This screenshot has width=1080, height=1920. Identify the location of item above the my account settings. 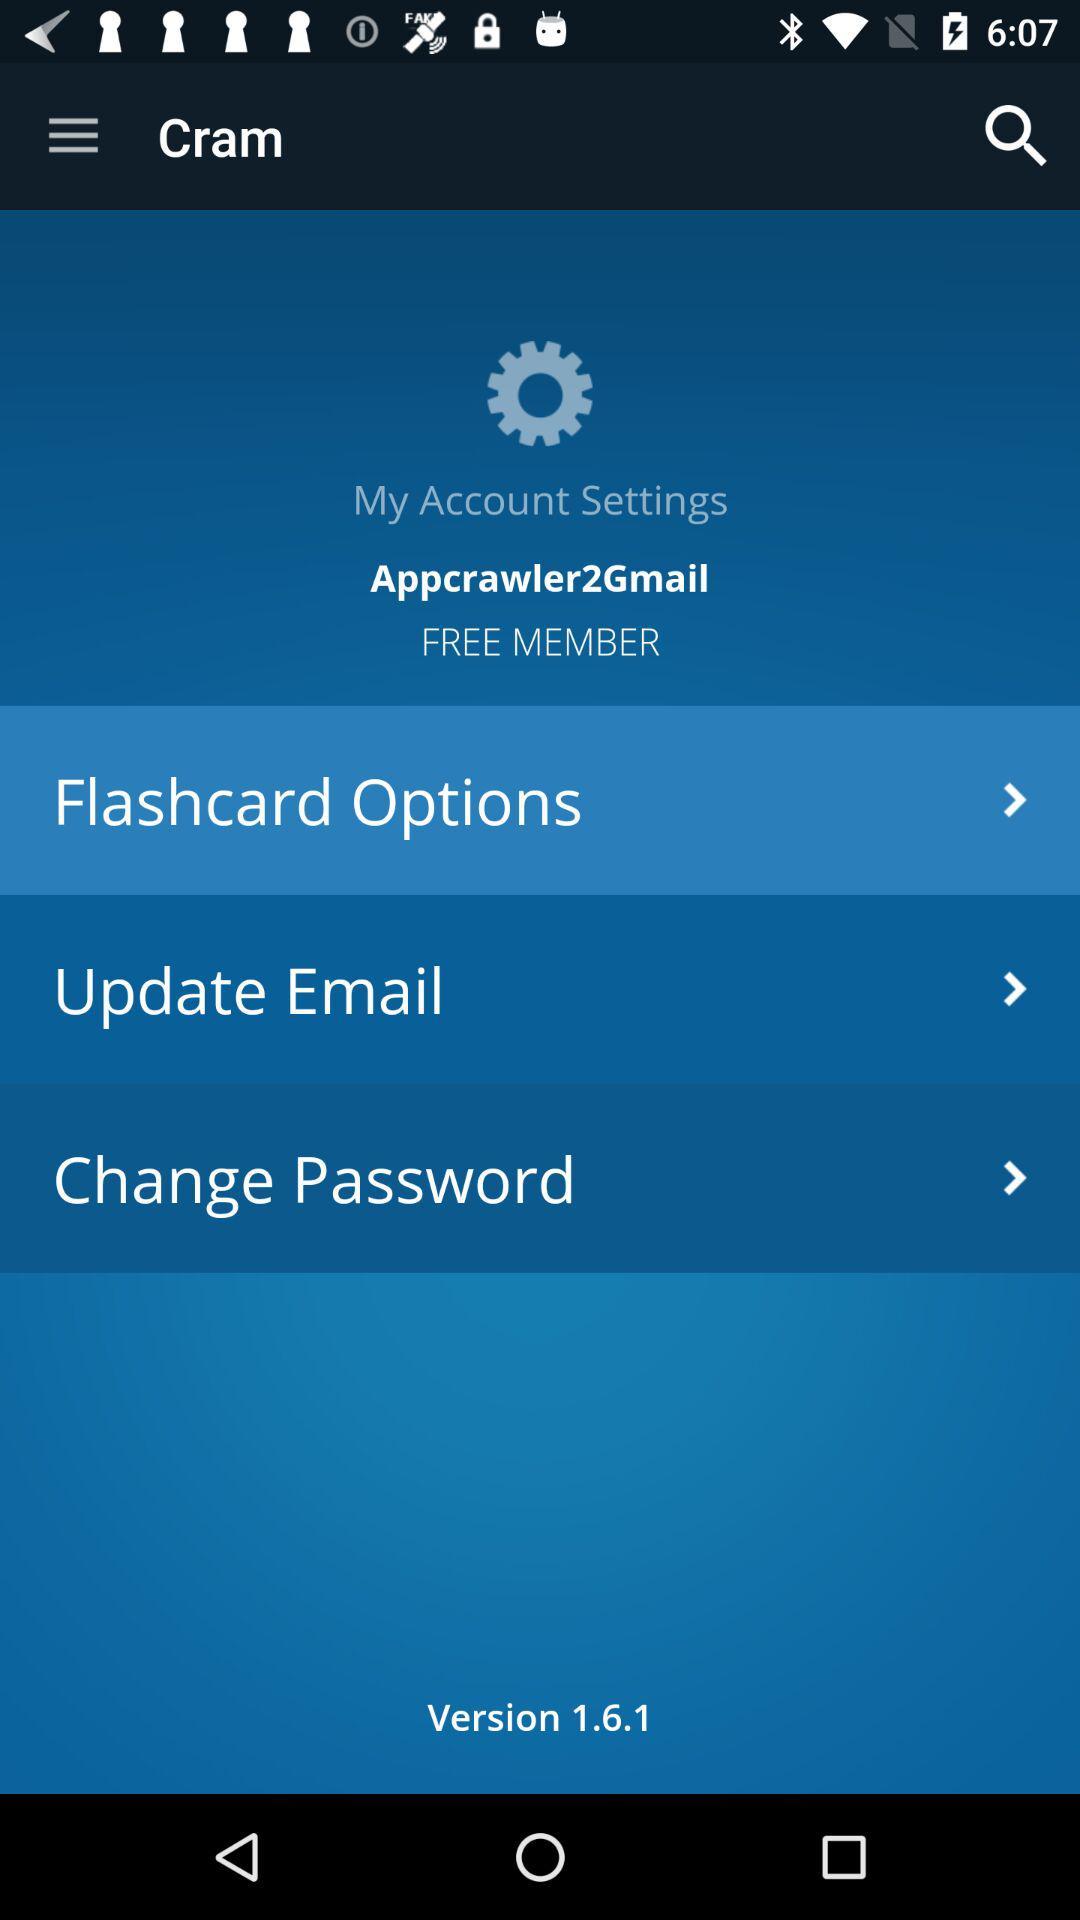
(1017, 135).